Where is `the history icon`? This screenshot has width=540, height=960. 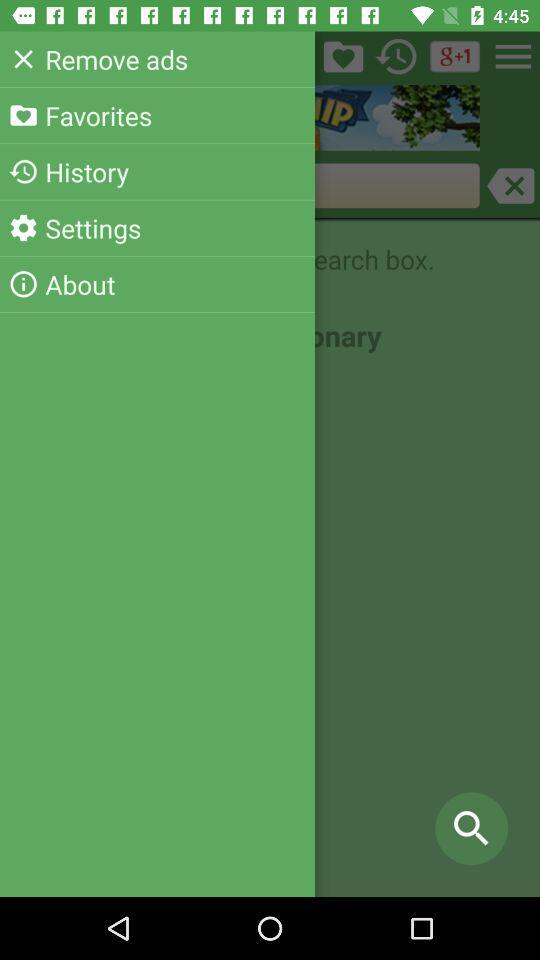 the history icon is located at coordinates (396, 55).